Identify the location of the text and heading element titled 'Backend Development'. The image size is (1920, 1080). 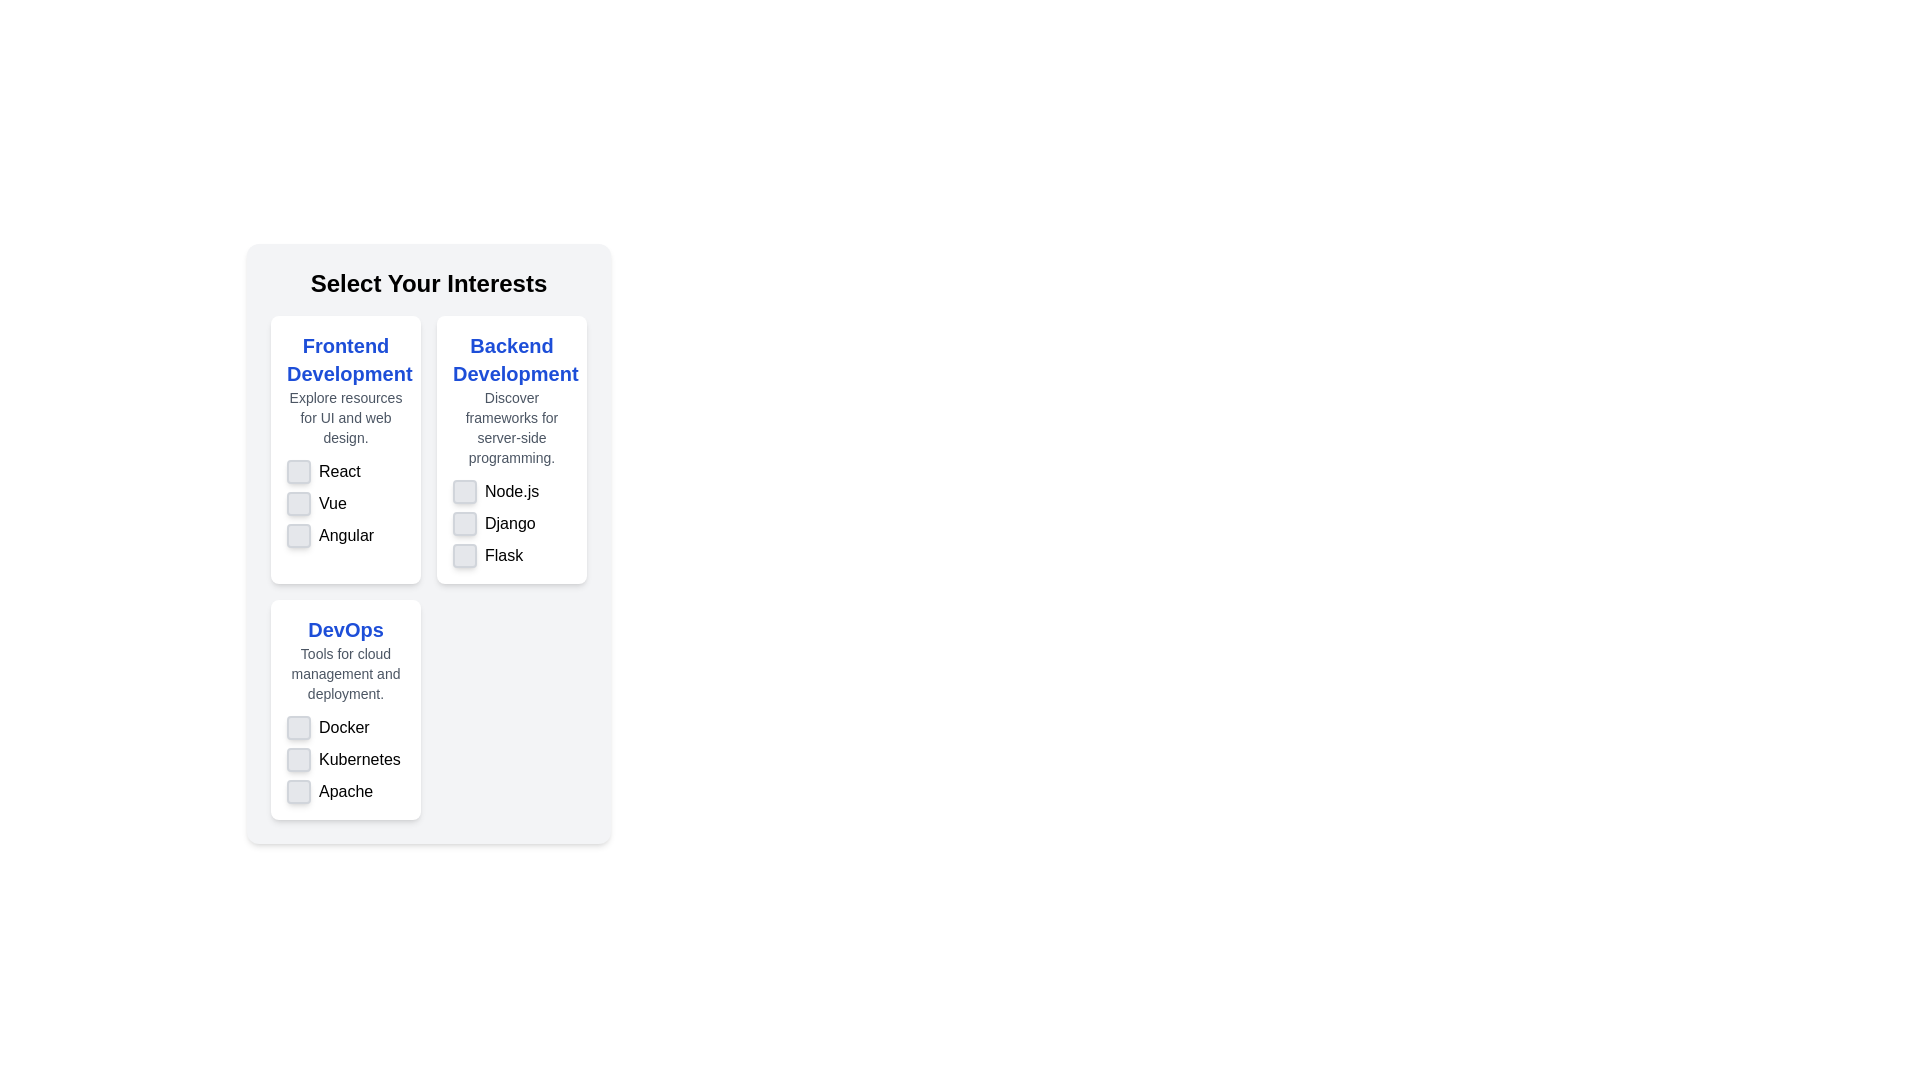
(512, 400).